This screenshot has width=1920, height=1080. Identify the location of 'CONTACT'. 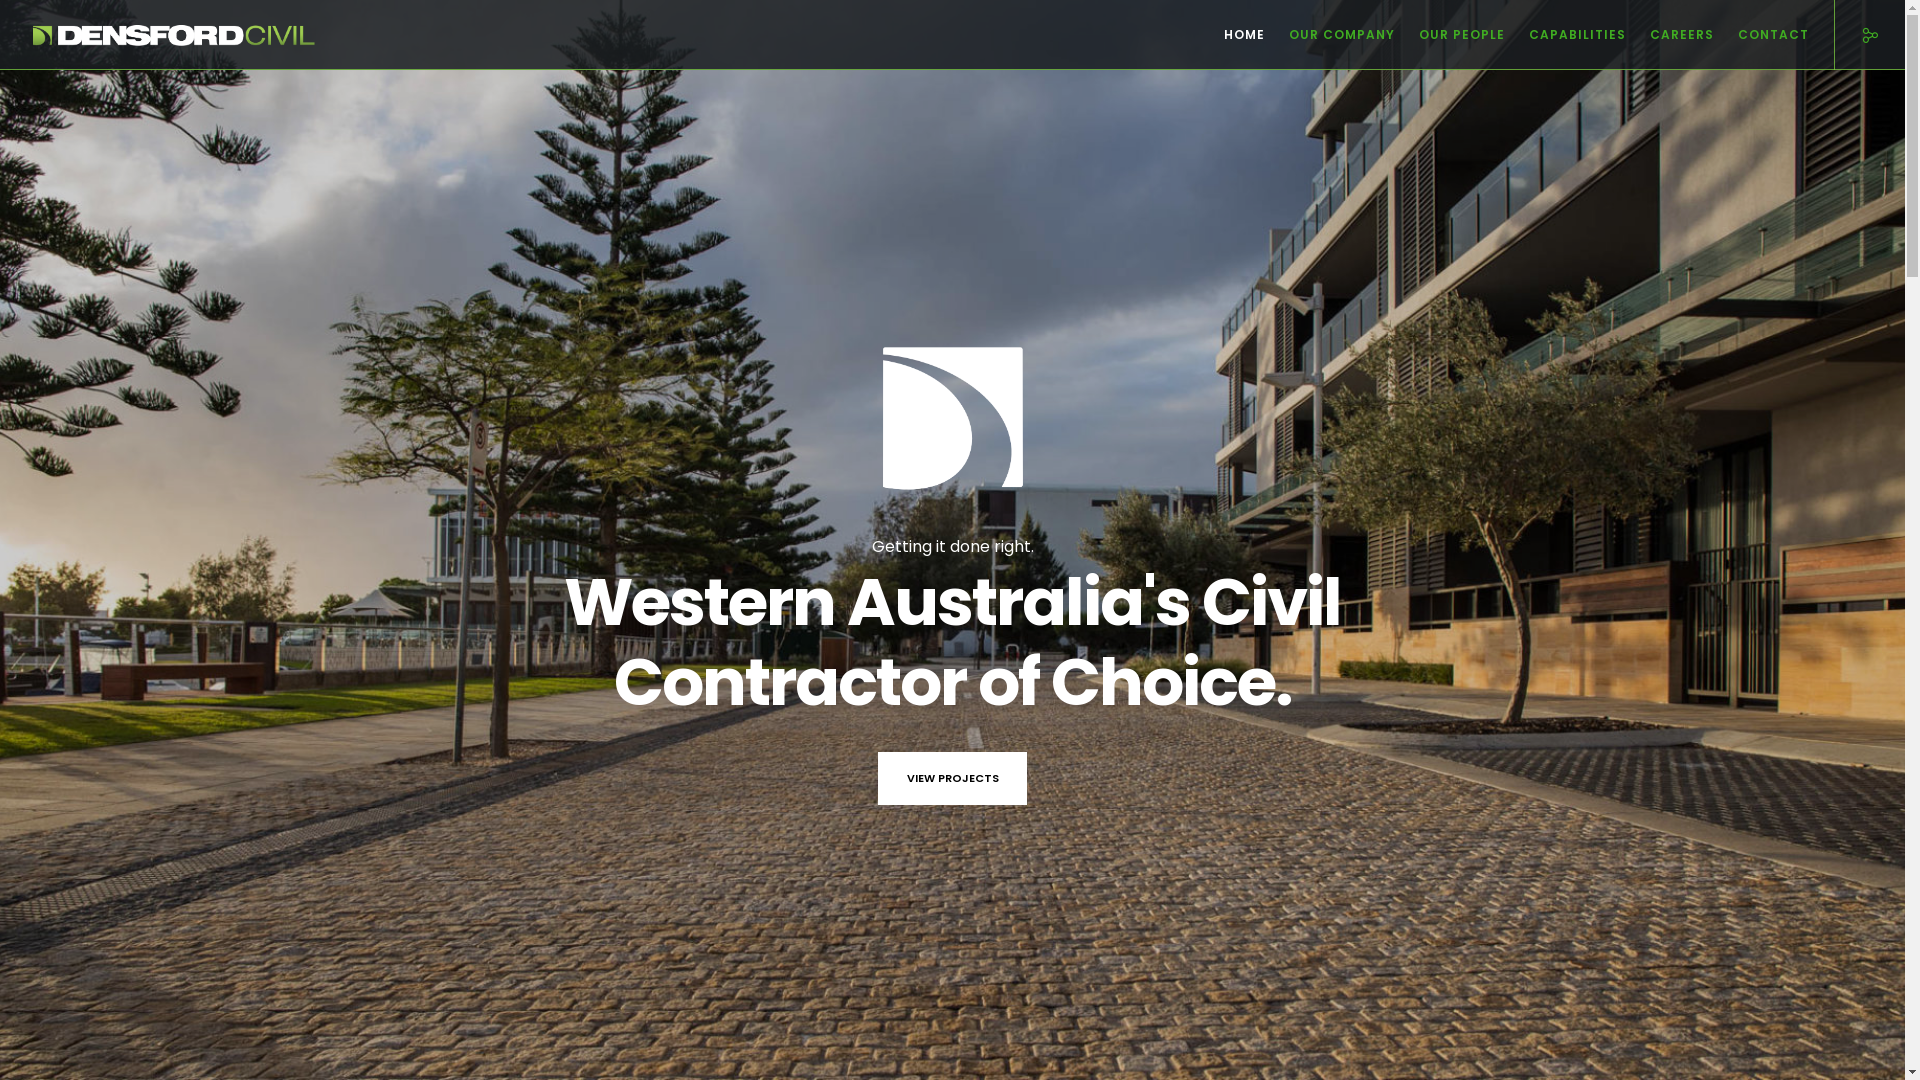
(1712, 34).